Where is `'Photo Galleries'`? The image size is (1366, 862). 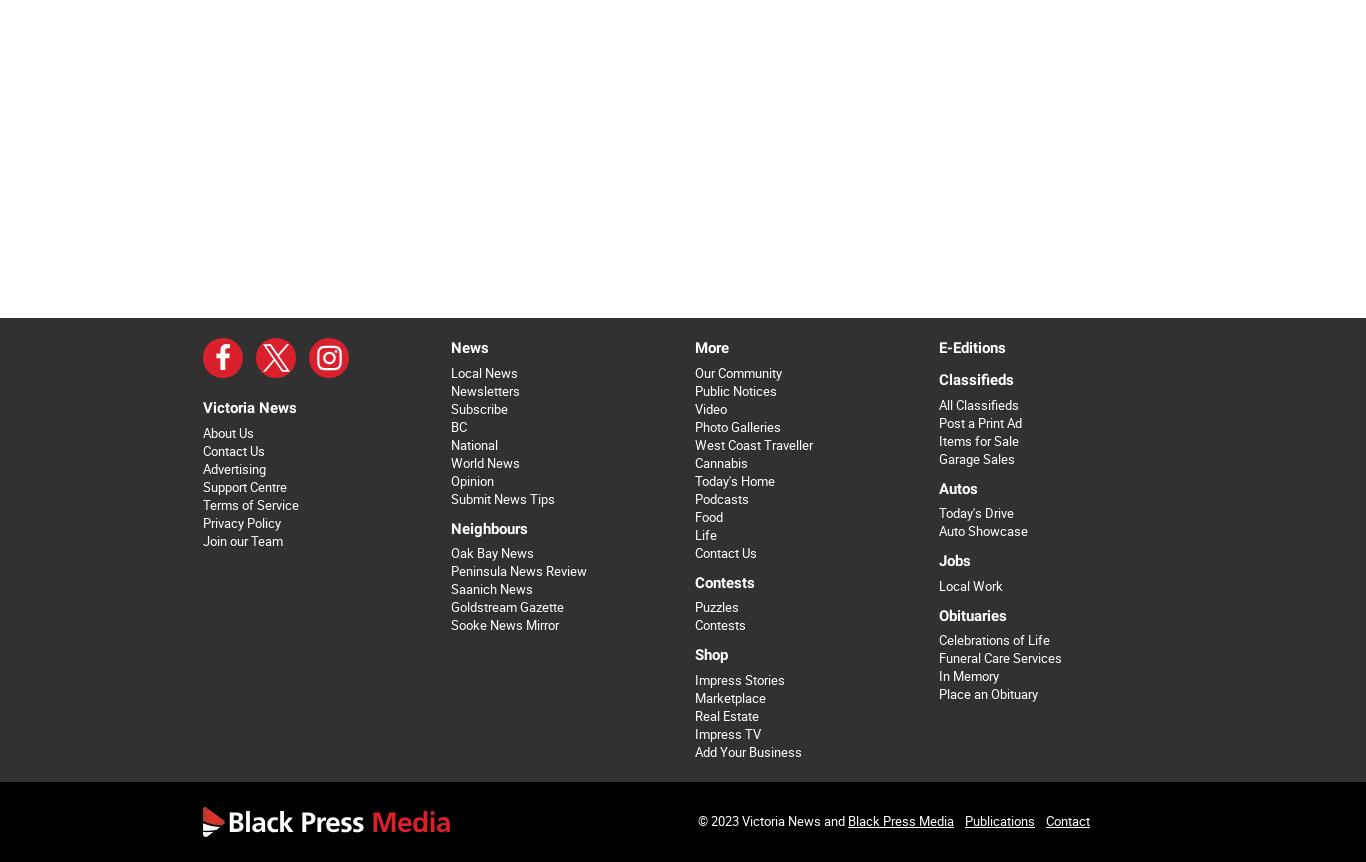 'Photo Galleries' is located at coordinates (736, 425).